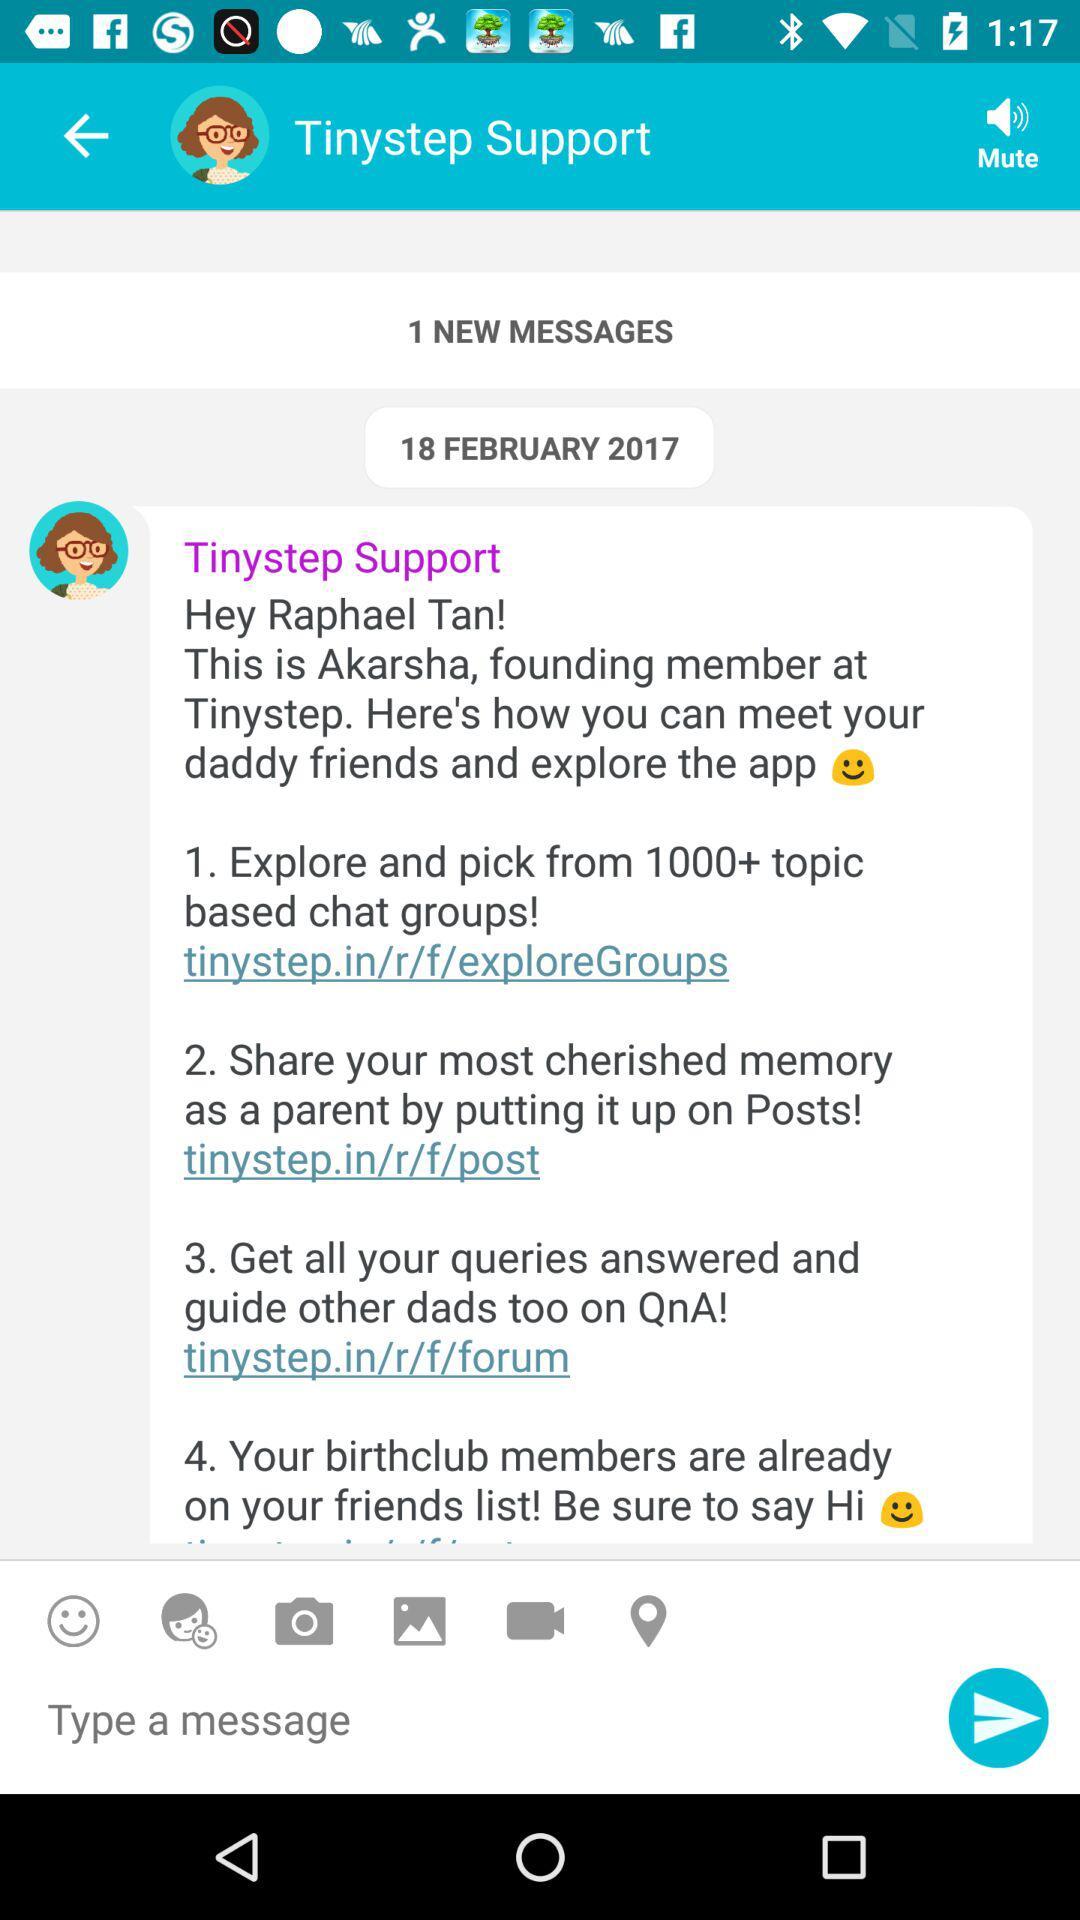  I want to click on record and upload the video, so click(534, 1621).